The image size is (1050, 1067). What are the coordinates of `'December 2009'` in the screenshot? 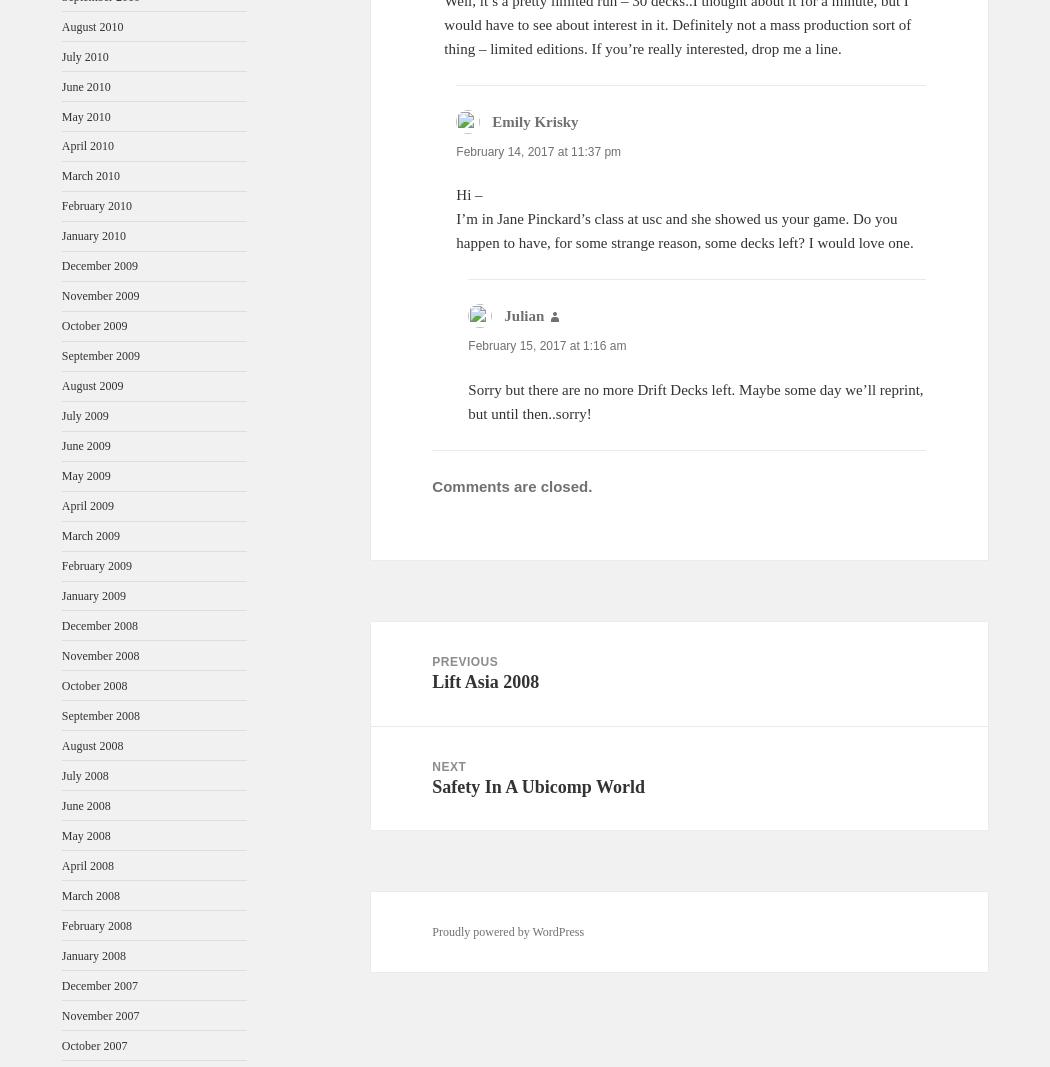 It's located at (99, 266).